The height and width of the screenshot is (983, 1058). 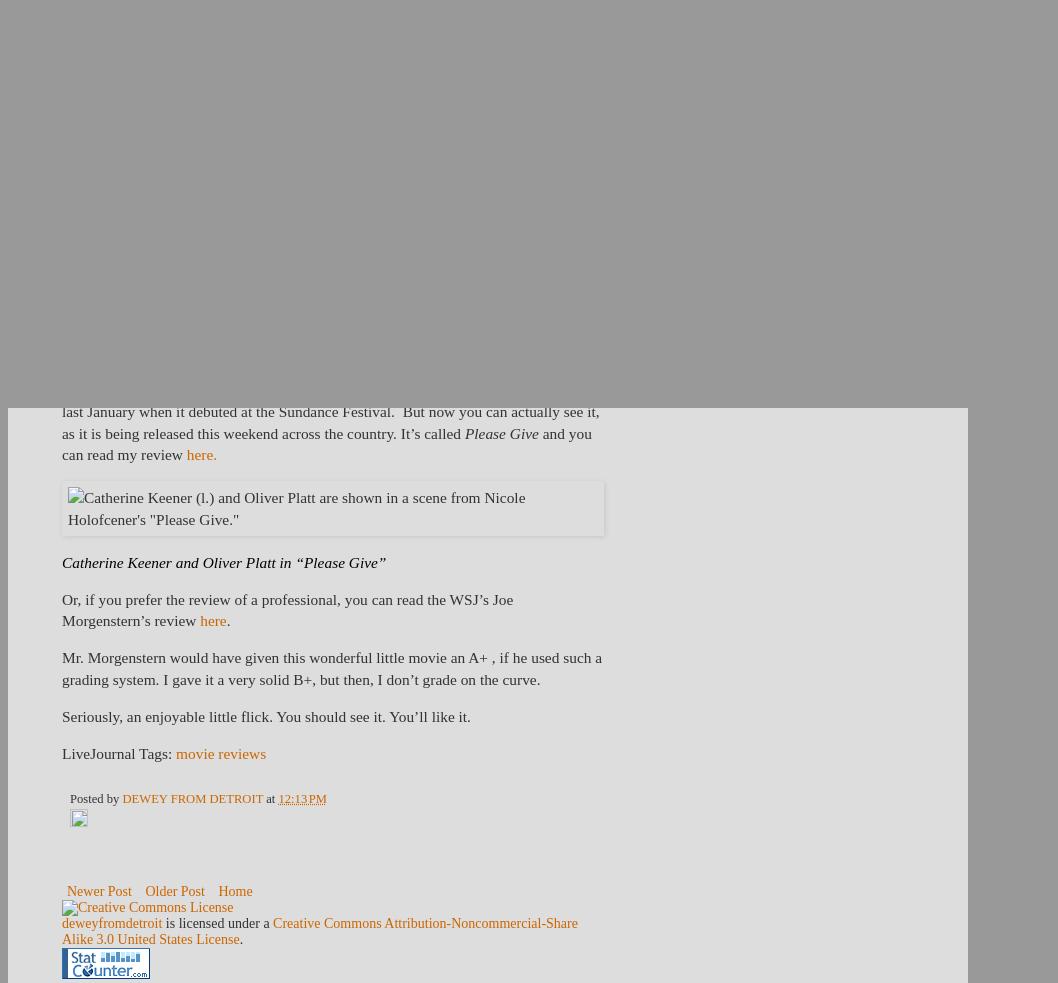 What do you see at coordinates (271, 797) in the screenshot?
I see `'at'` at bounding box center [271, 797].